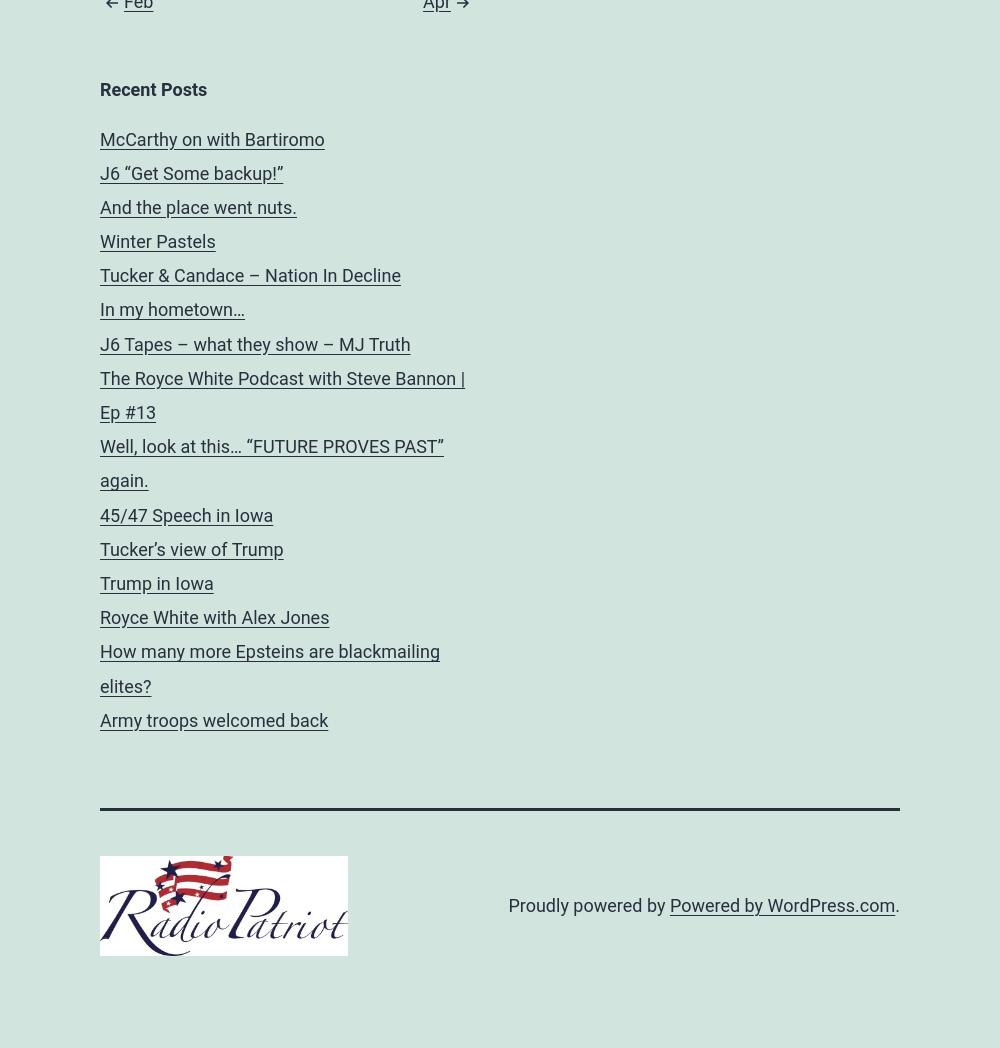 The image size is (1000, 1048). I want to click on 'Army troops welcomed back', so click(213, 718).